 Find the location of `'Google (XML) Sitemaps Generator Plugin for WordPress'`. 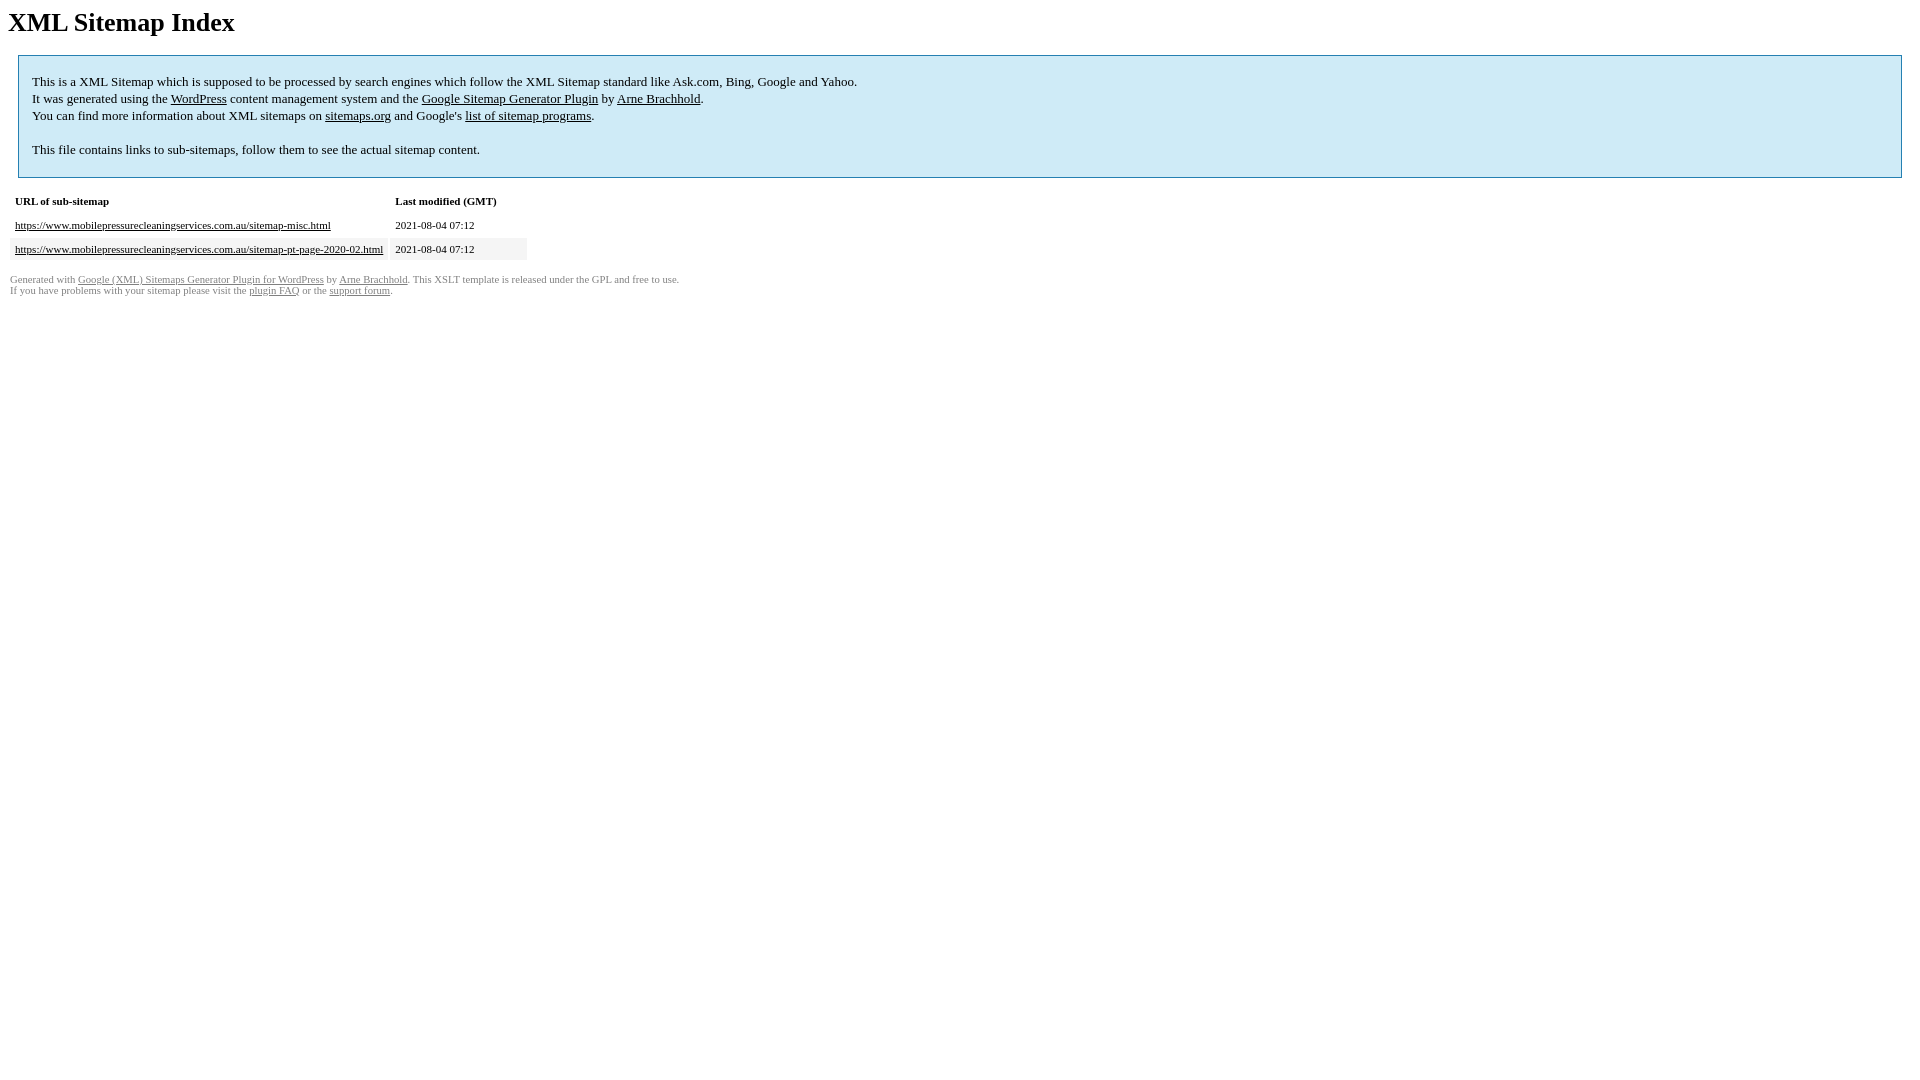

'Google (XML) Sitemaps Generator Plugin for WordPress' is located at coordinates (201, 279).